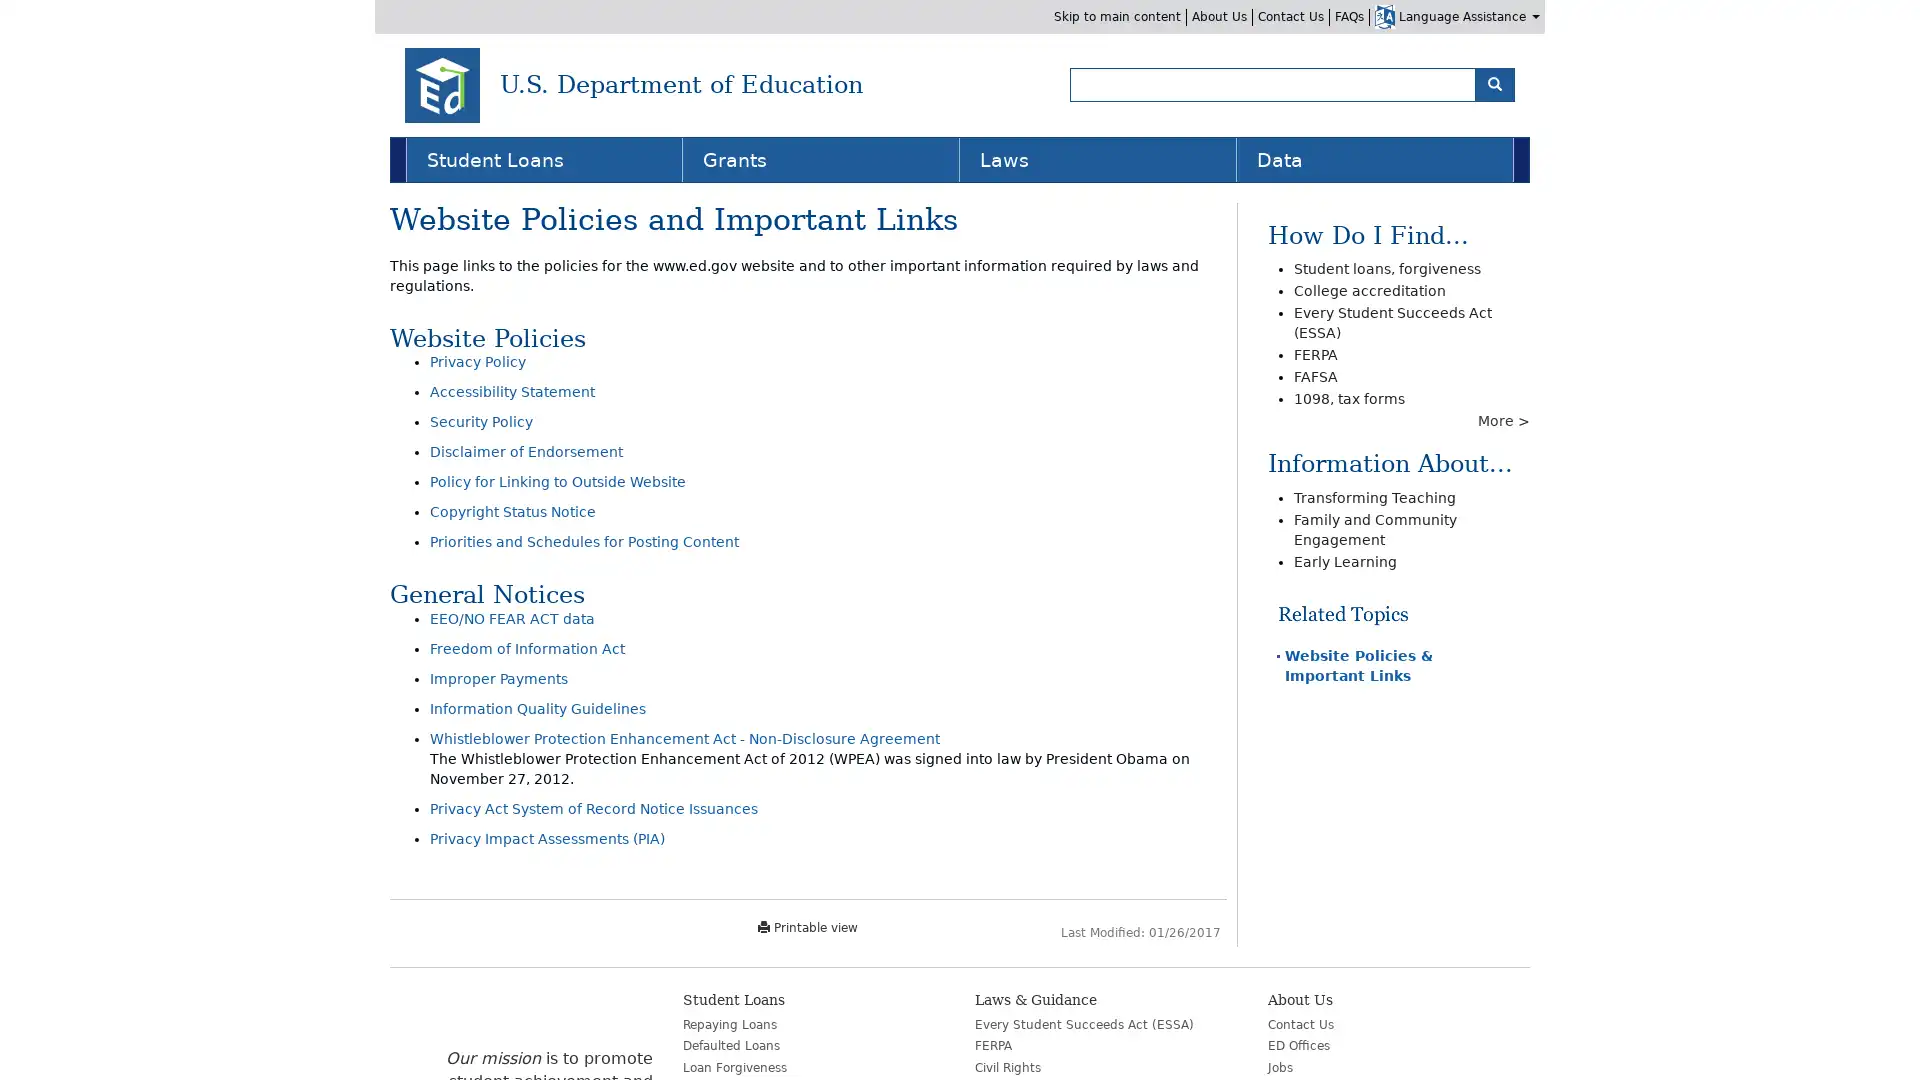 This screenshot has width=1920, height=1080. Describe the element at coordinates (1494, 83) in the screenshot. I see `Search` at that location.